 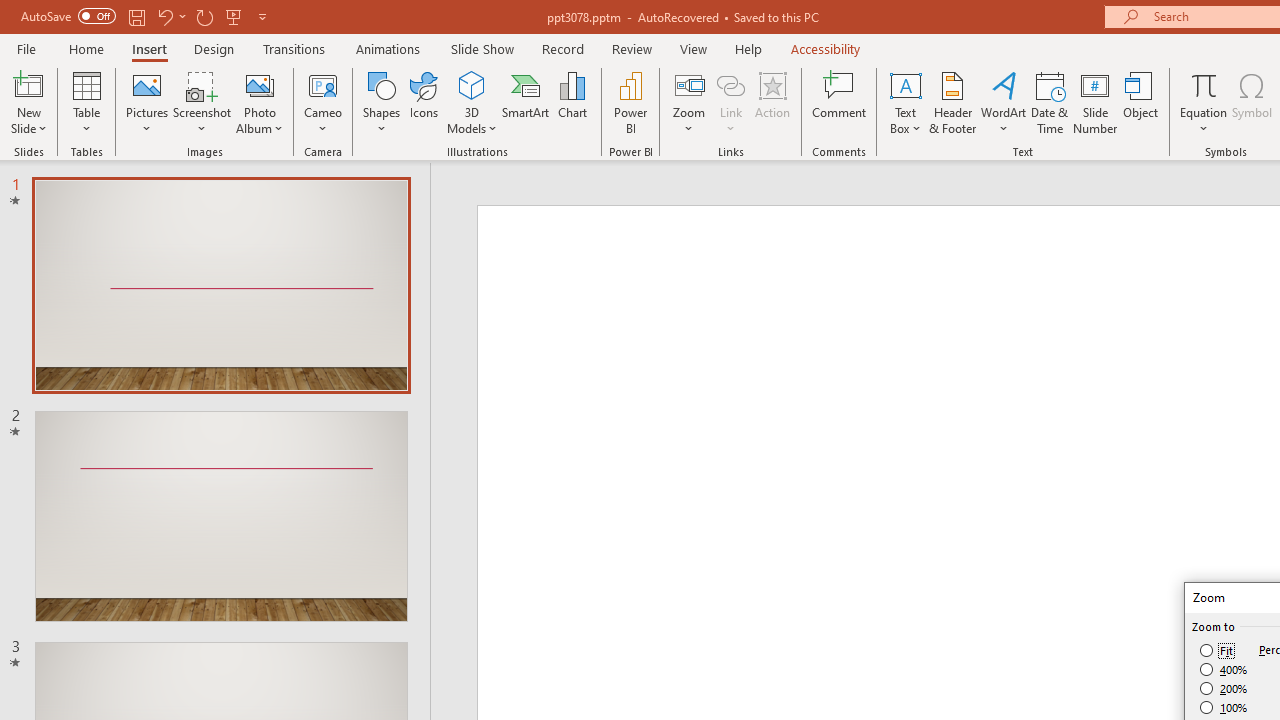 I want to click on 'Fit', so click(x=1216, y=650).